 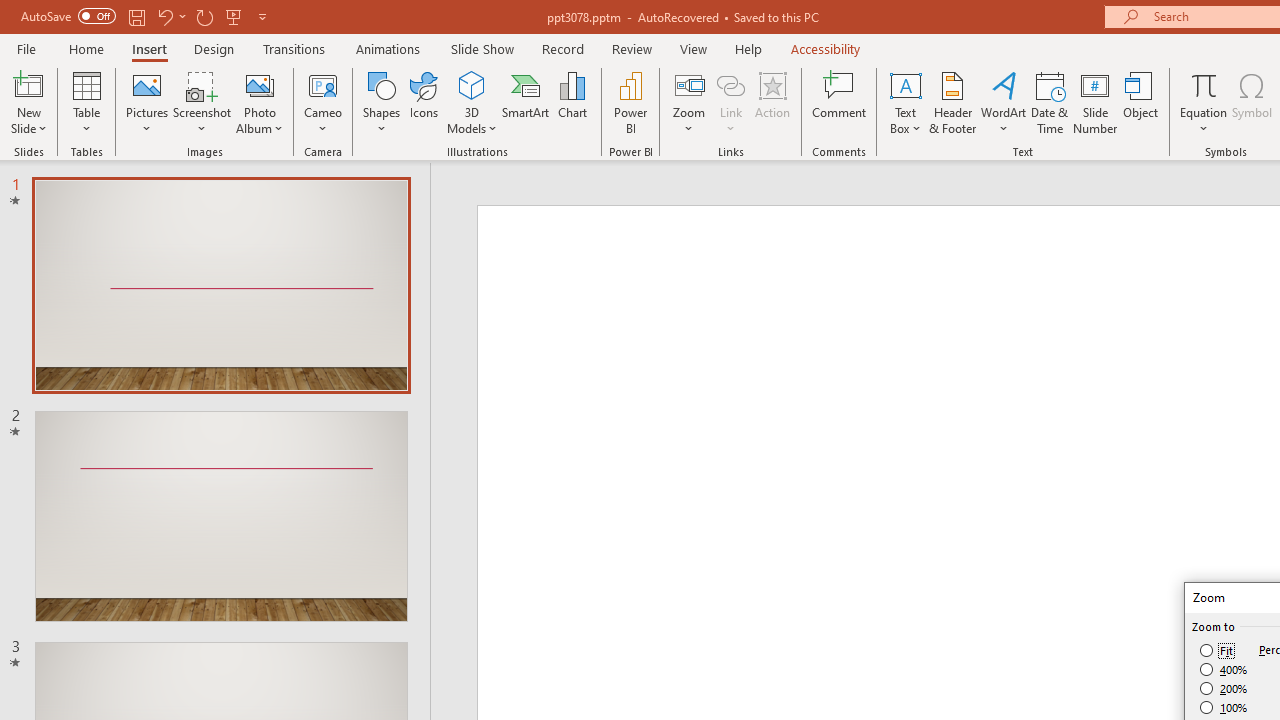 I want to click on 'Fit', so click(x=1216, y=650).